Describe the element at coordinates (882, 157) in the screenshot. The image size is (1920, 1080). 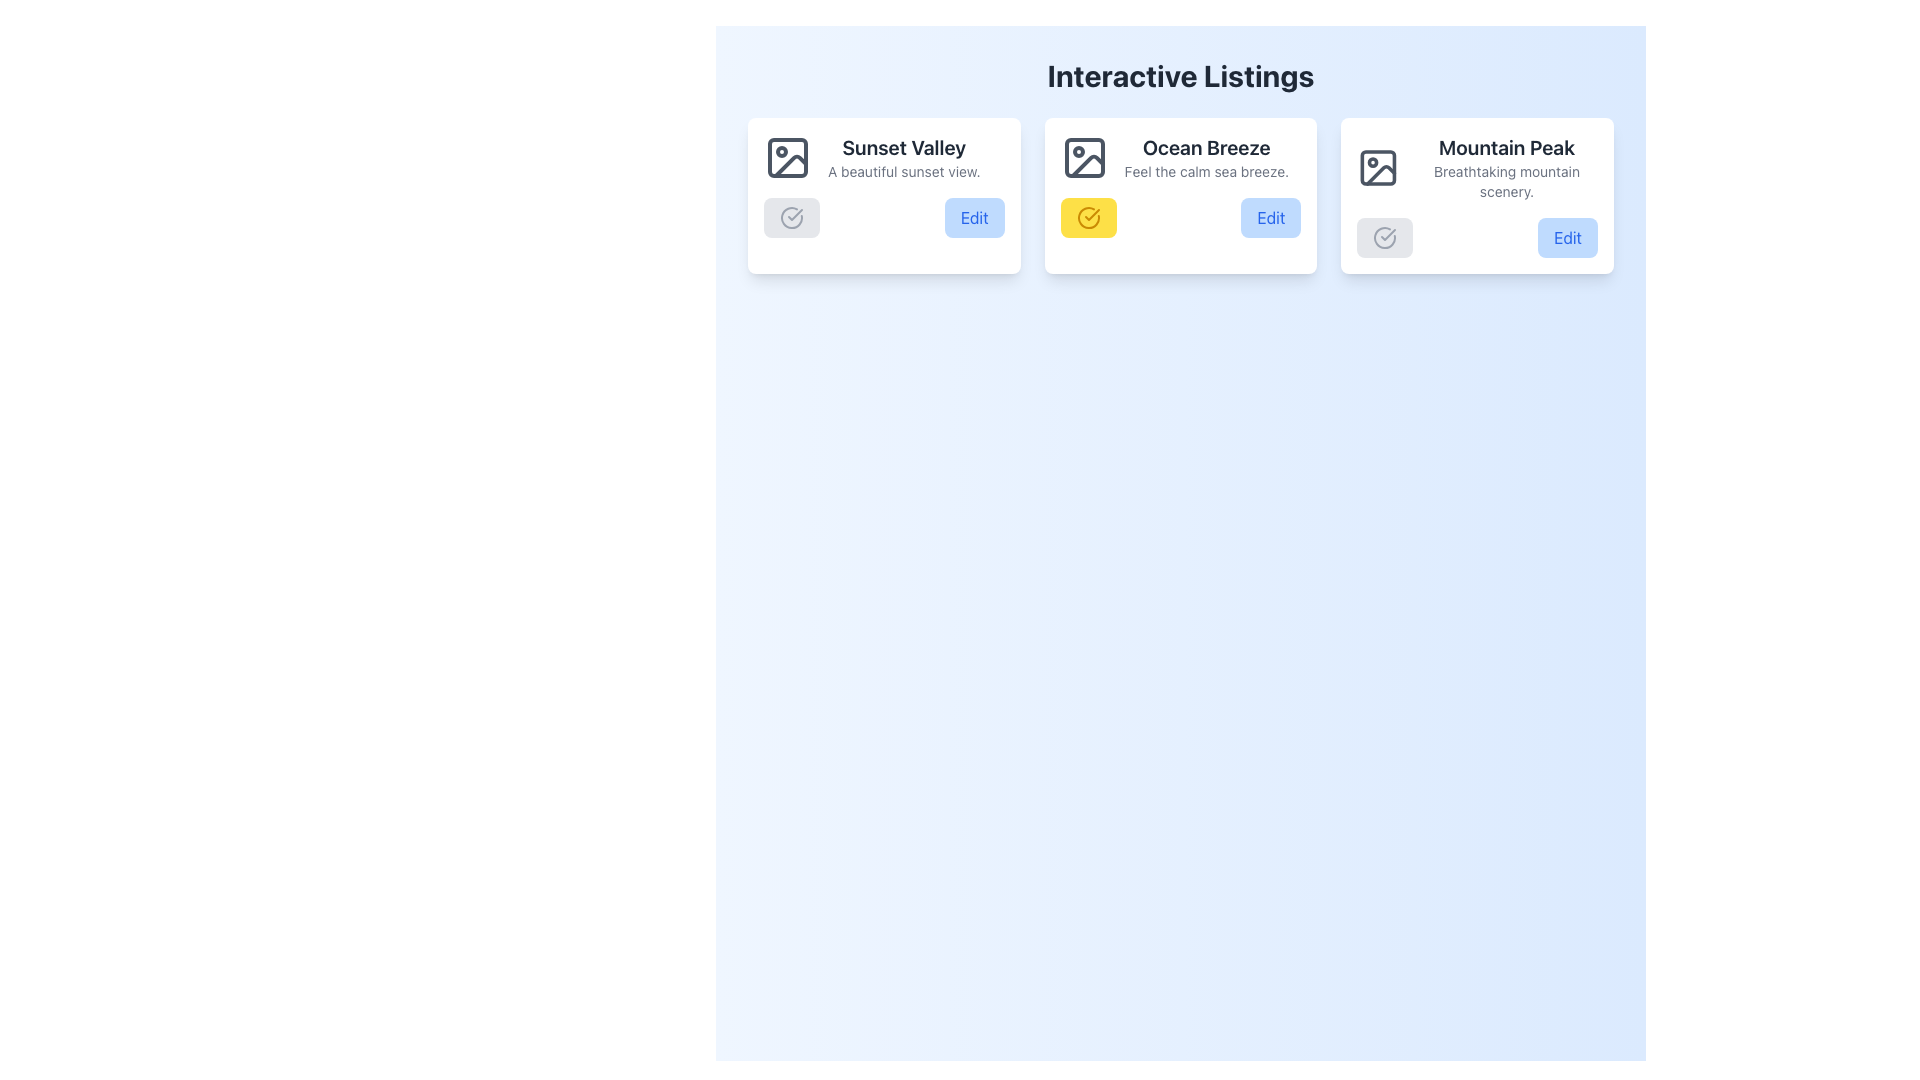
I see `the header text 'Sunset Valley' of the first list item, which features a prominent icon and a secondary description, for interaction` at that location.